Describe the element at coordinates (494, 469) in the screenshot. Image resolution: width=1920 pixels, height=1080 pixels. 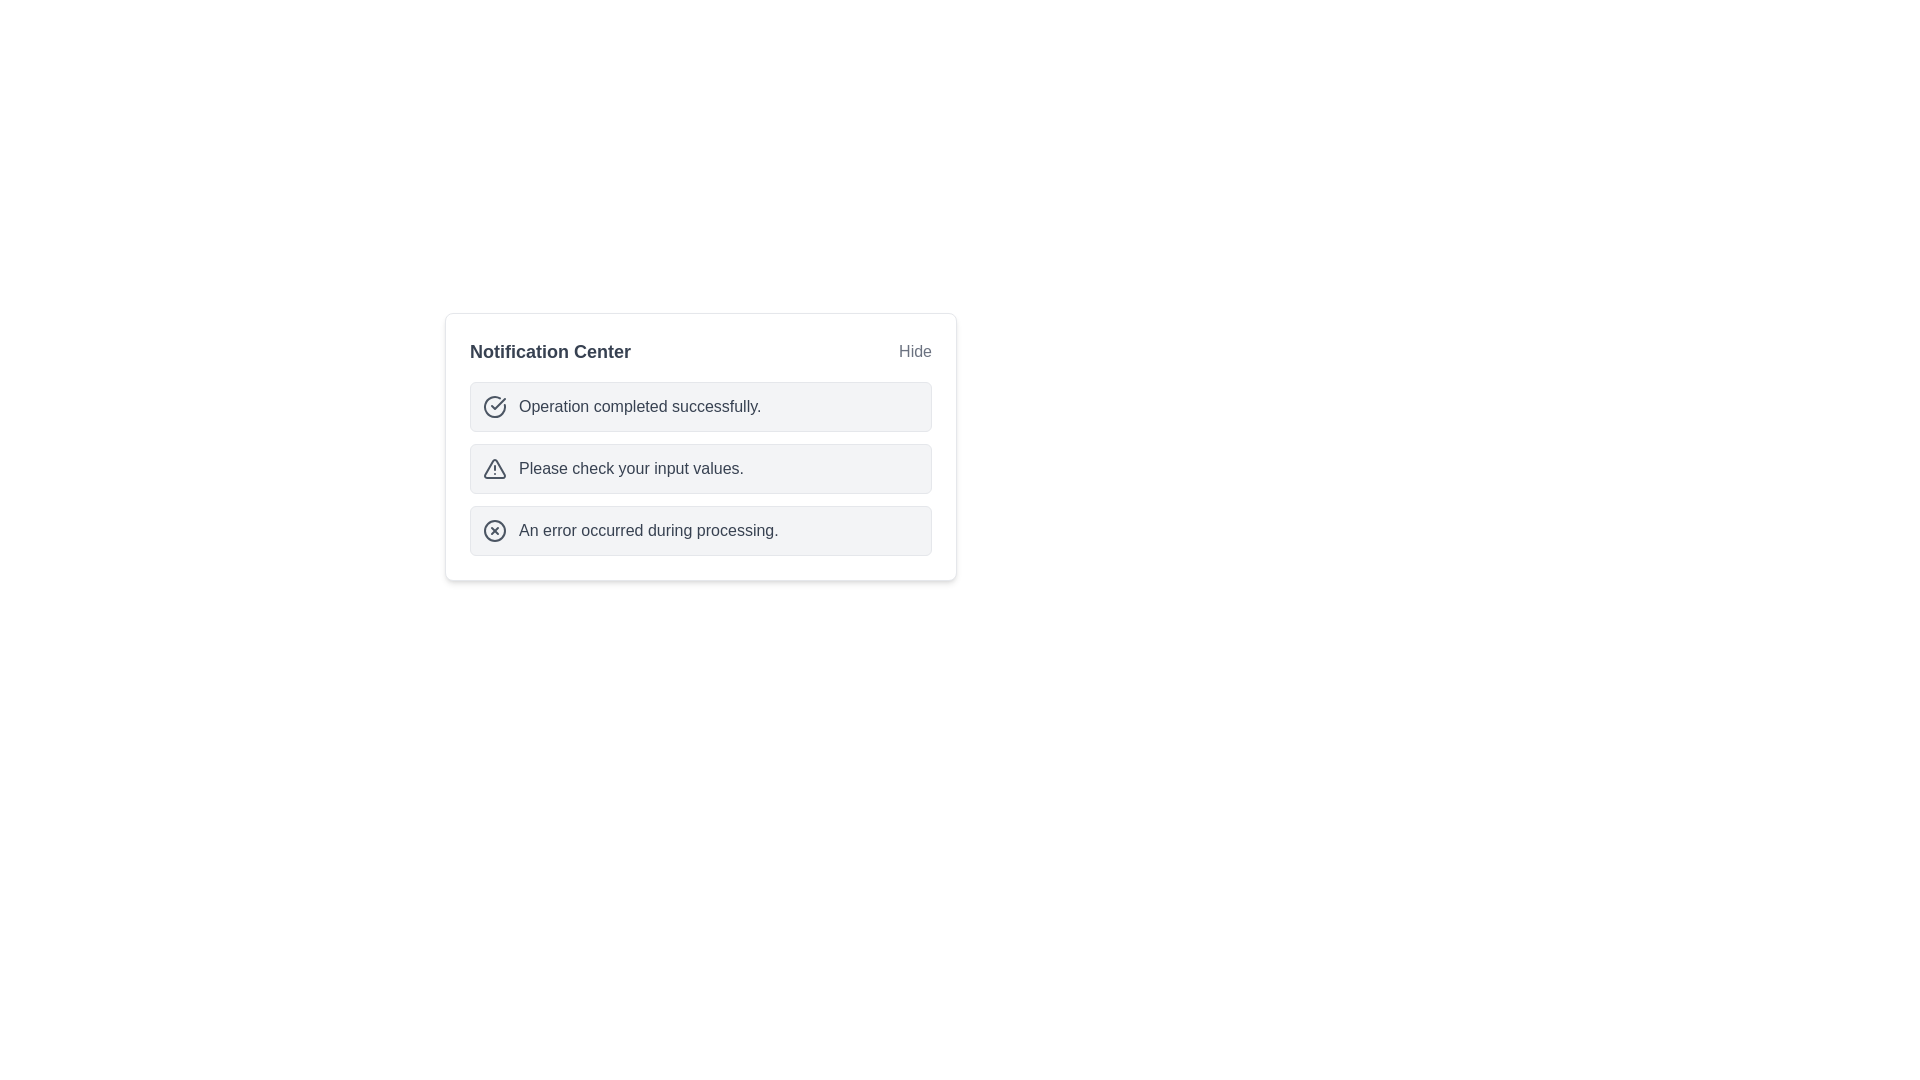
I see `the warning icon located to the left of the text 'Please check your input values.' in the second notification row of the notification center` at that location.